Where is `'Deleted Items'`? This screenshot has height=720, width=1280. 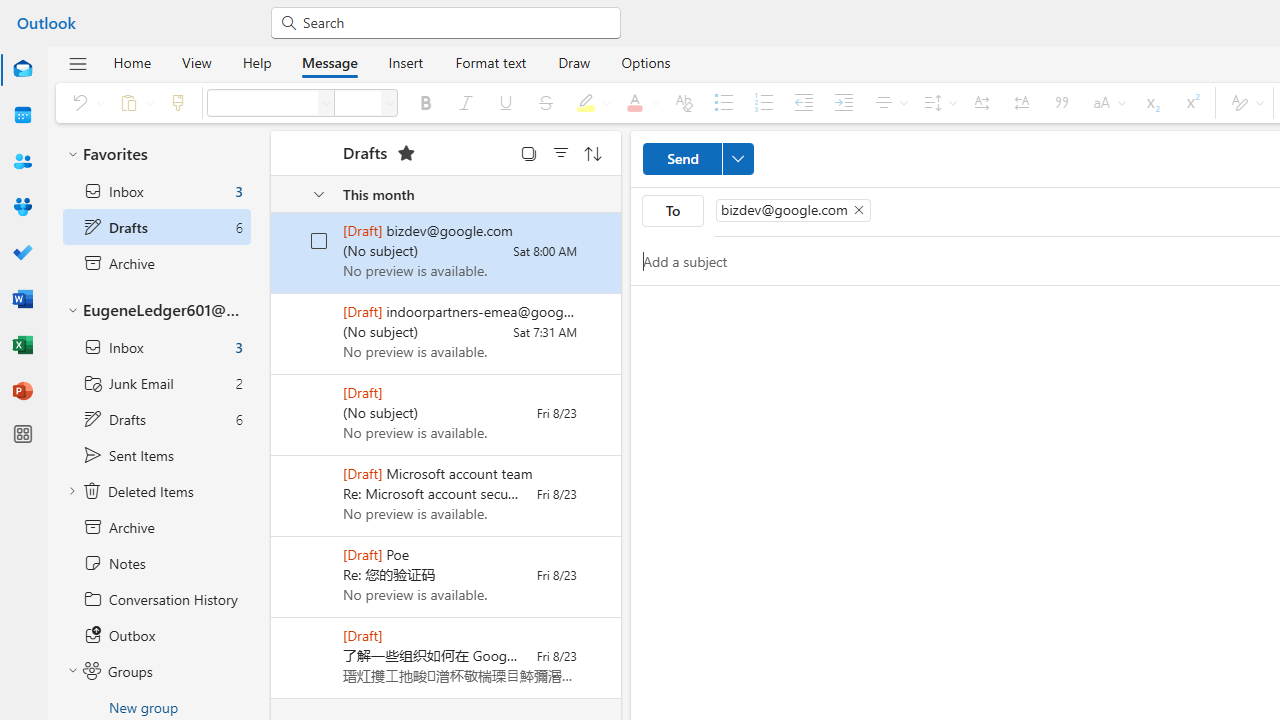 'Deleted Items' is located at coordinates (155, 491).